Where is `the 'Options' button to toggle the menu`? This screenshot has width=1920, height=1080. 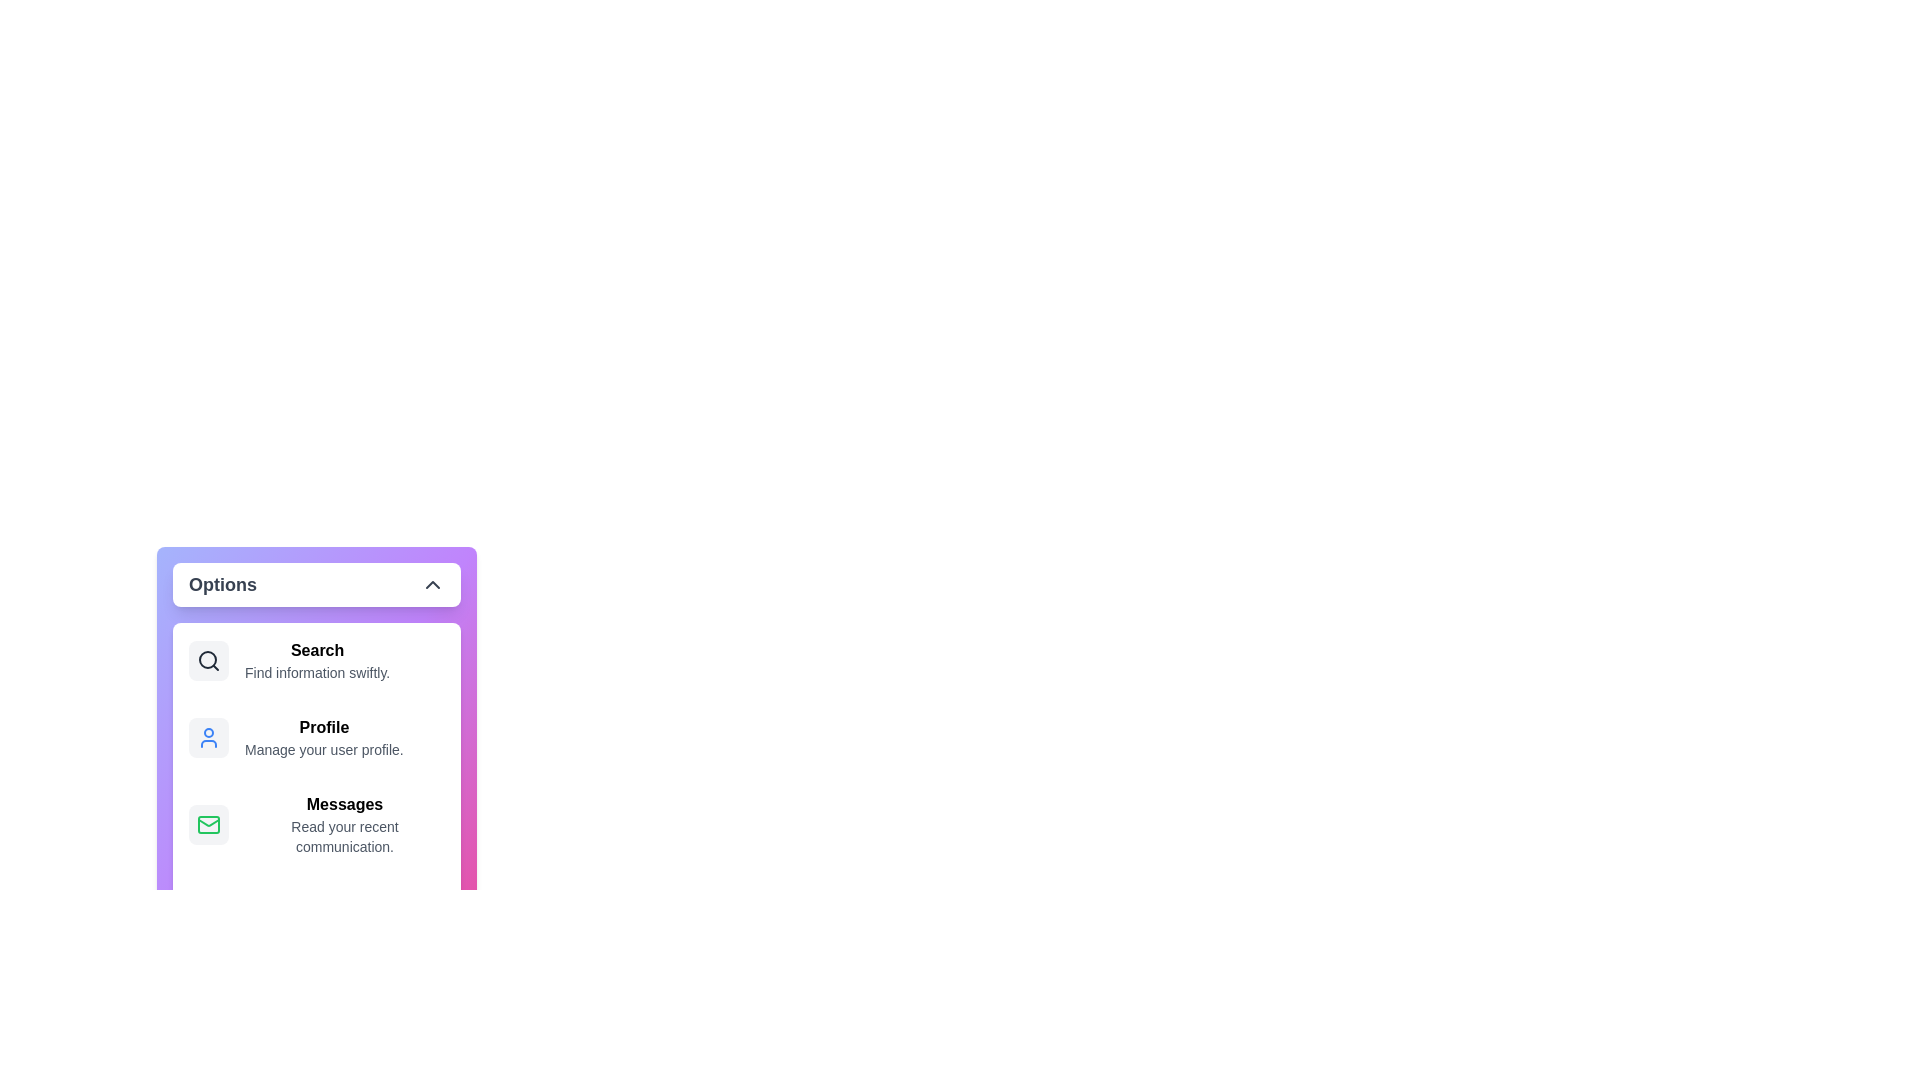 the 'Options' button to toggle the menu is located at coordinates (315, 585).